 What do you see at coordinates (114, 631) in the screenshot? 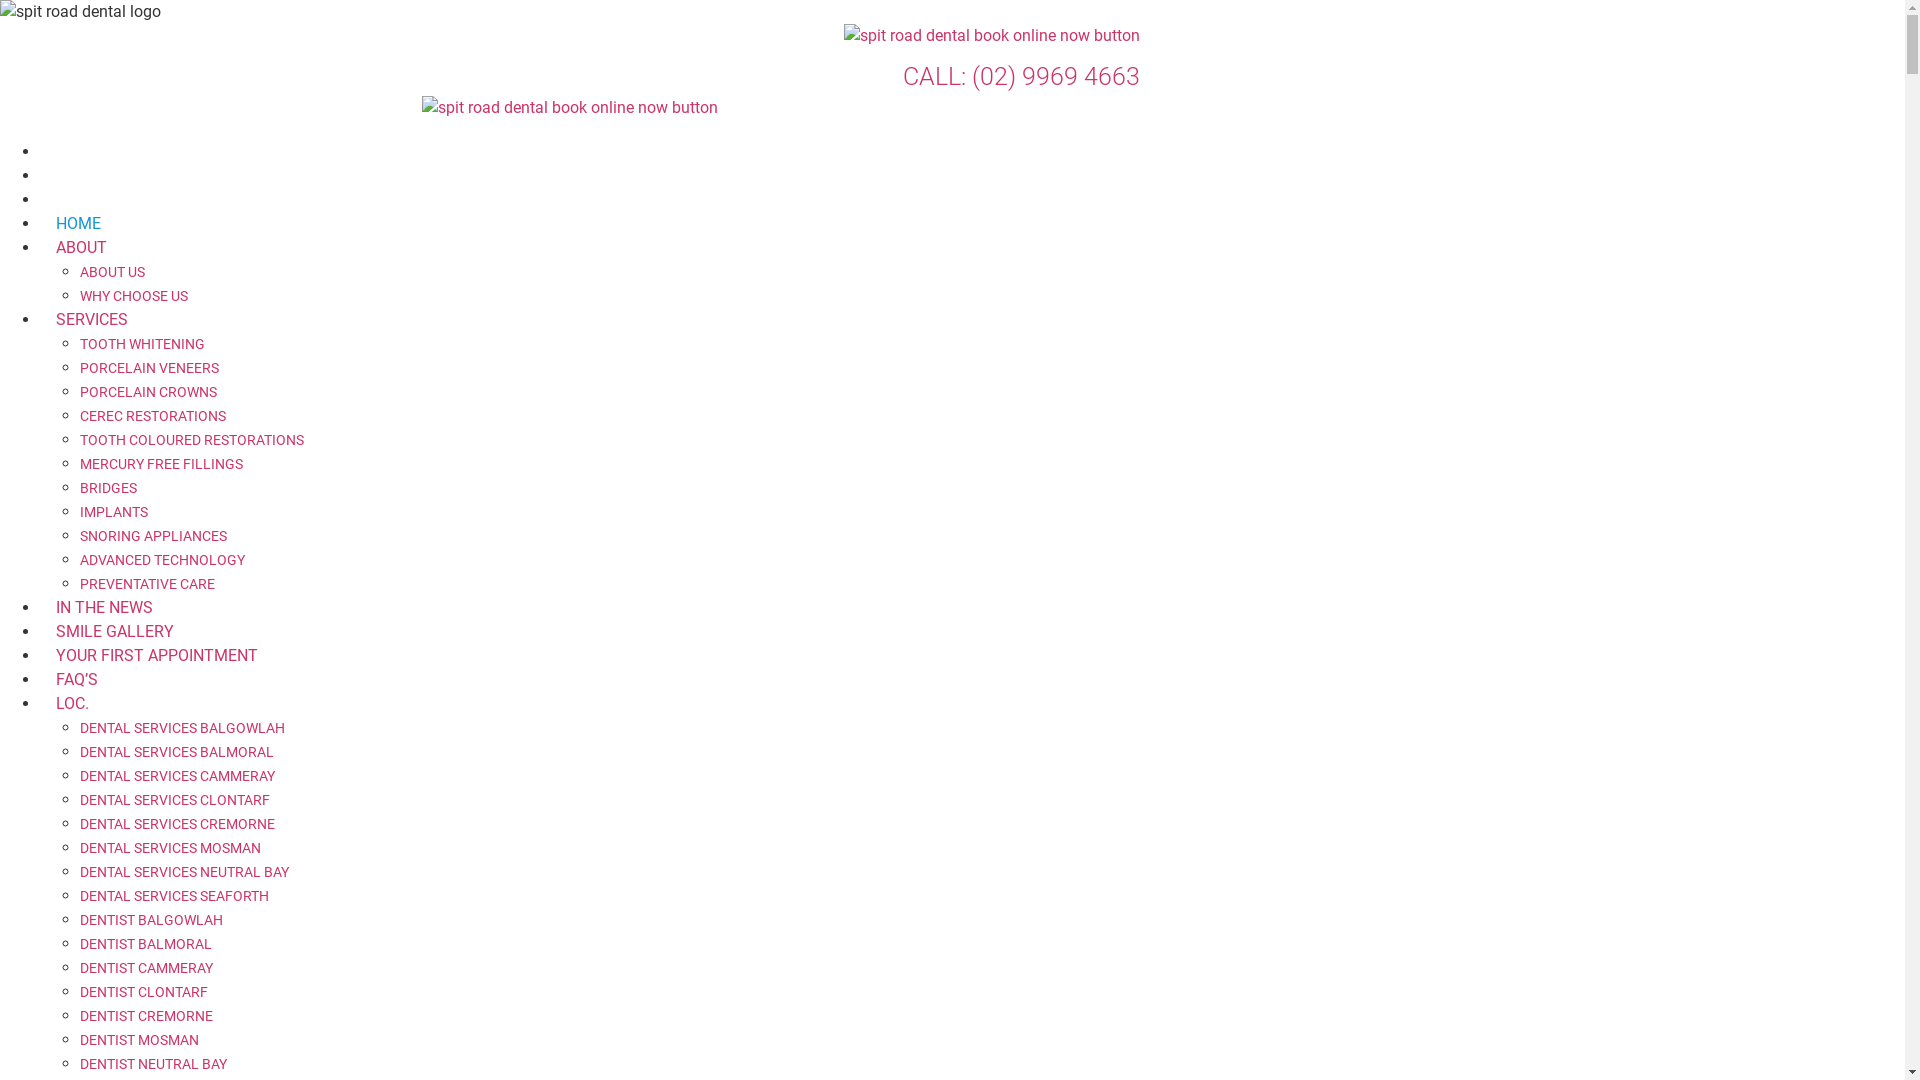
I see `'SMILE GALLERY'` at bounding box center [114, 631].